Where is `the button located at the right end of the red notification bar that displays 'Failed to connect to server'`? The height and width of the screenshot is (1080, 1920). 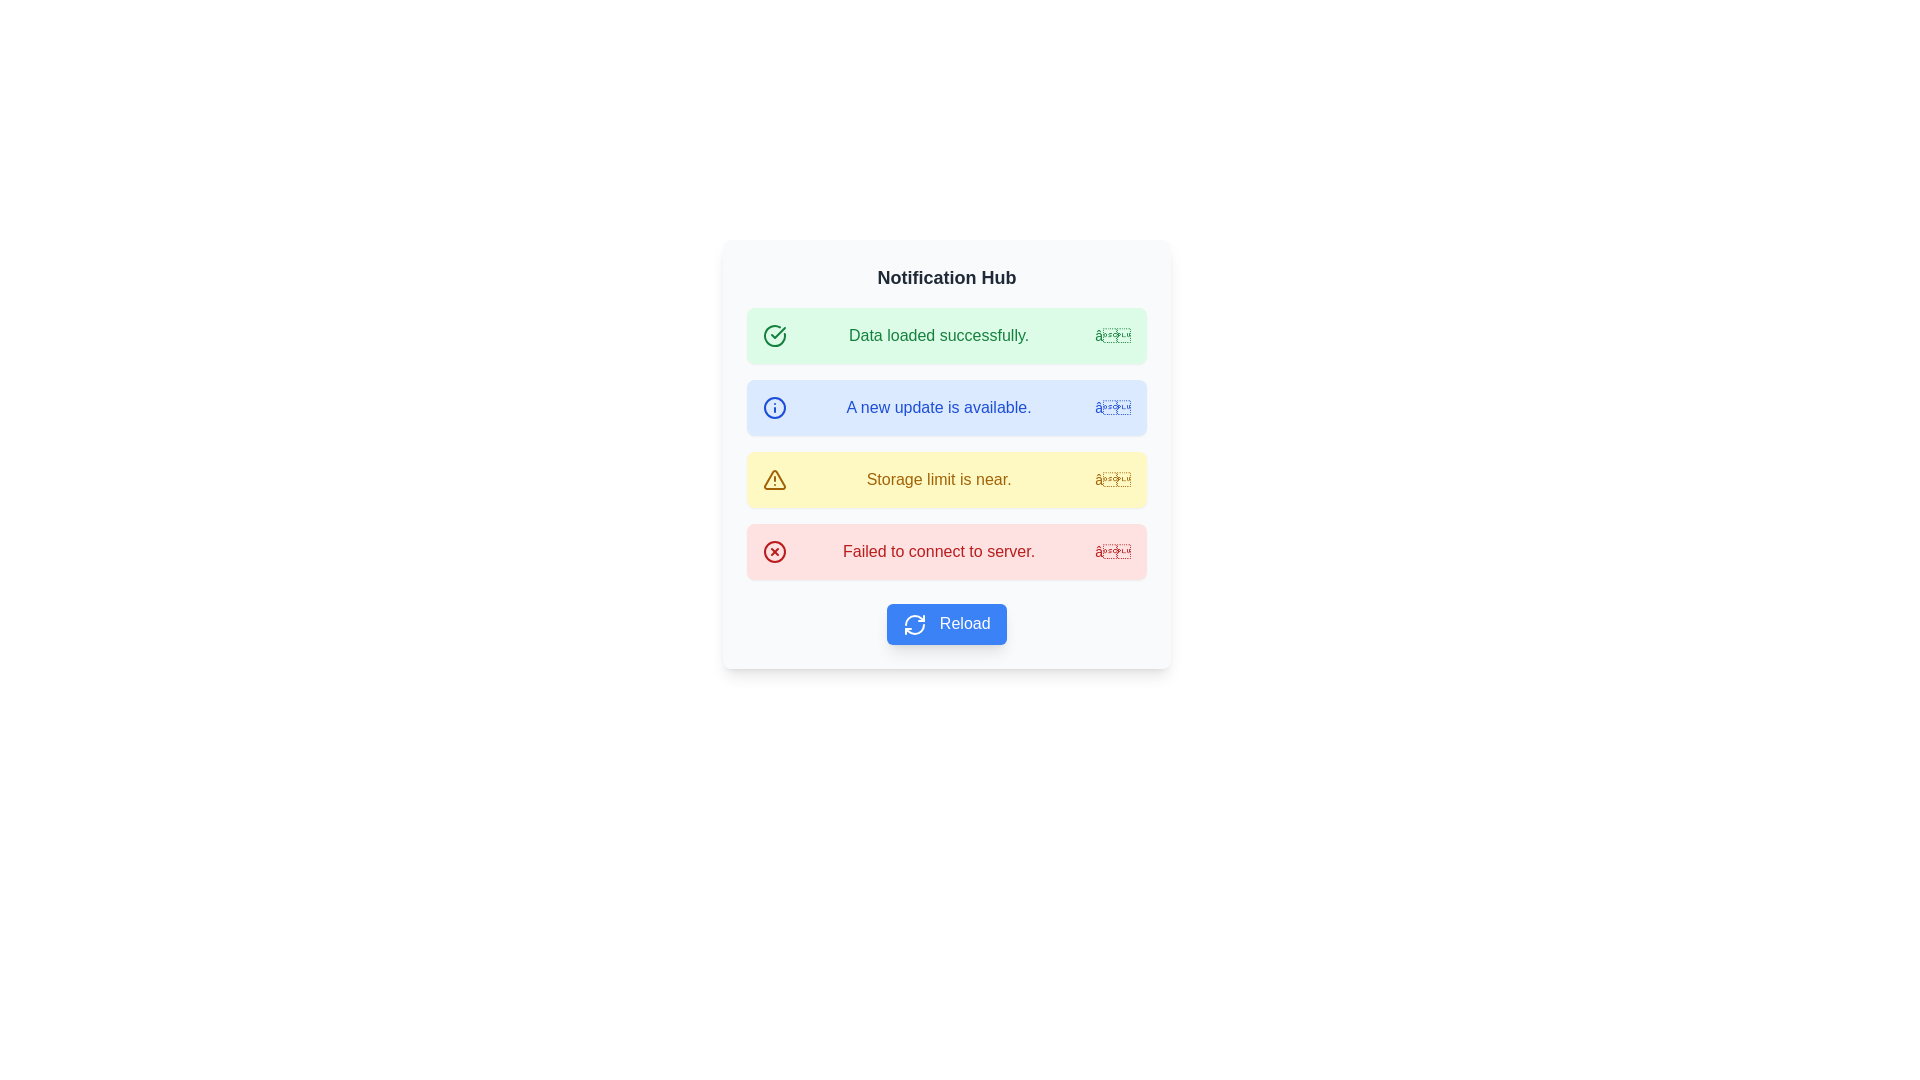 the button located at the right end of the red notification bar that displays 'Failed to connect to server' is located at coordinates (1112, 551).